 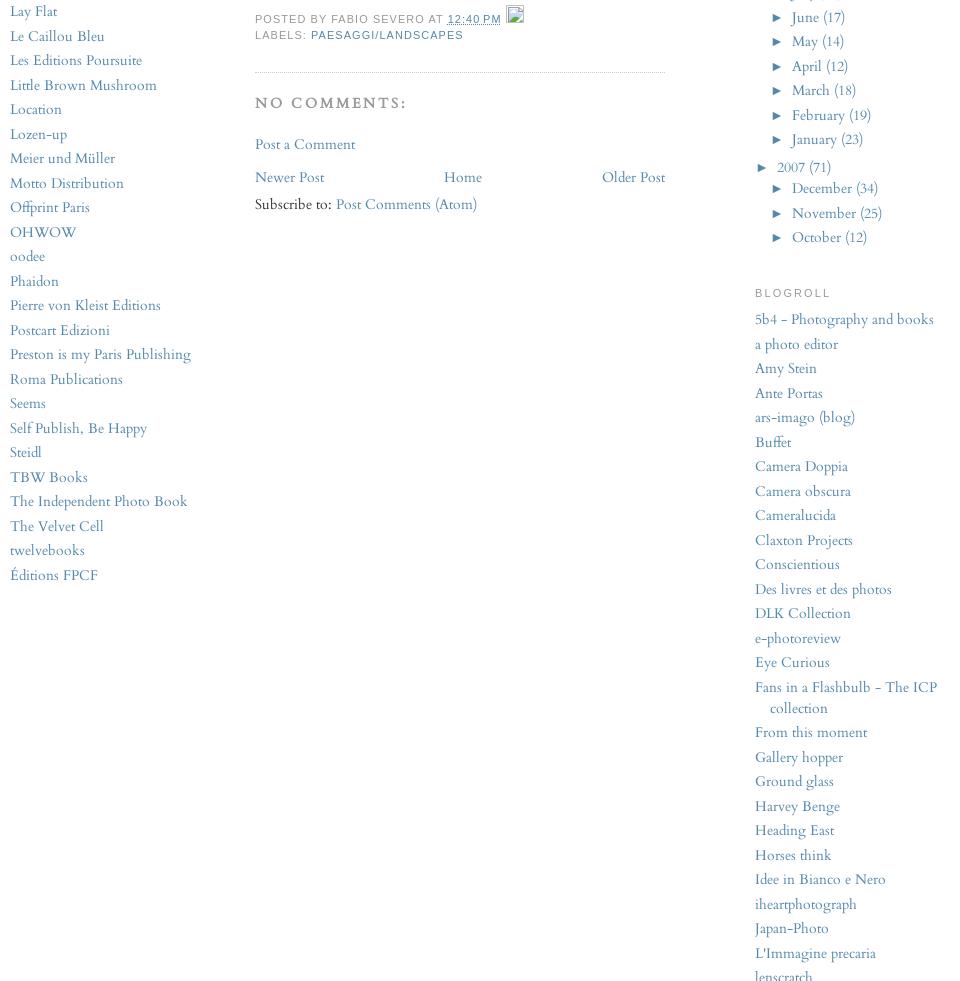 What do you see at coordinates (253, 175) in the screenshot?
I see `'Newer Post'` at bounding box center [253, 175].